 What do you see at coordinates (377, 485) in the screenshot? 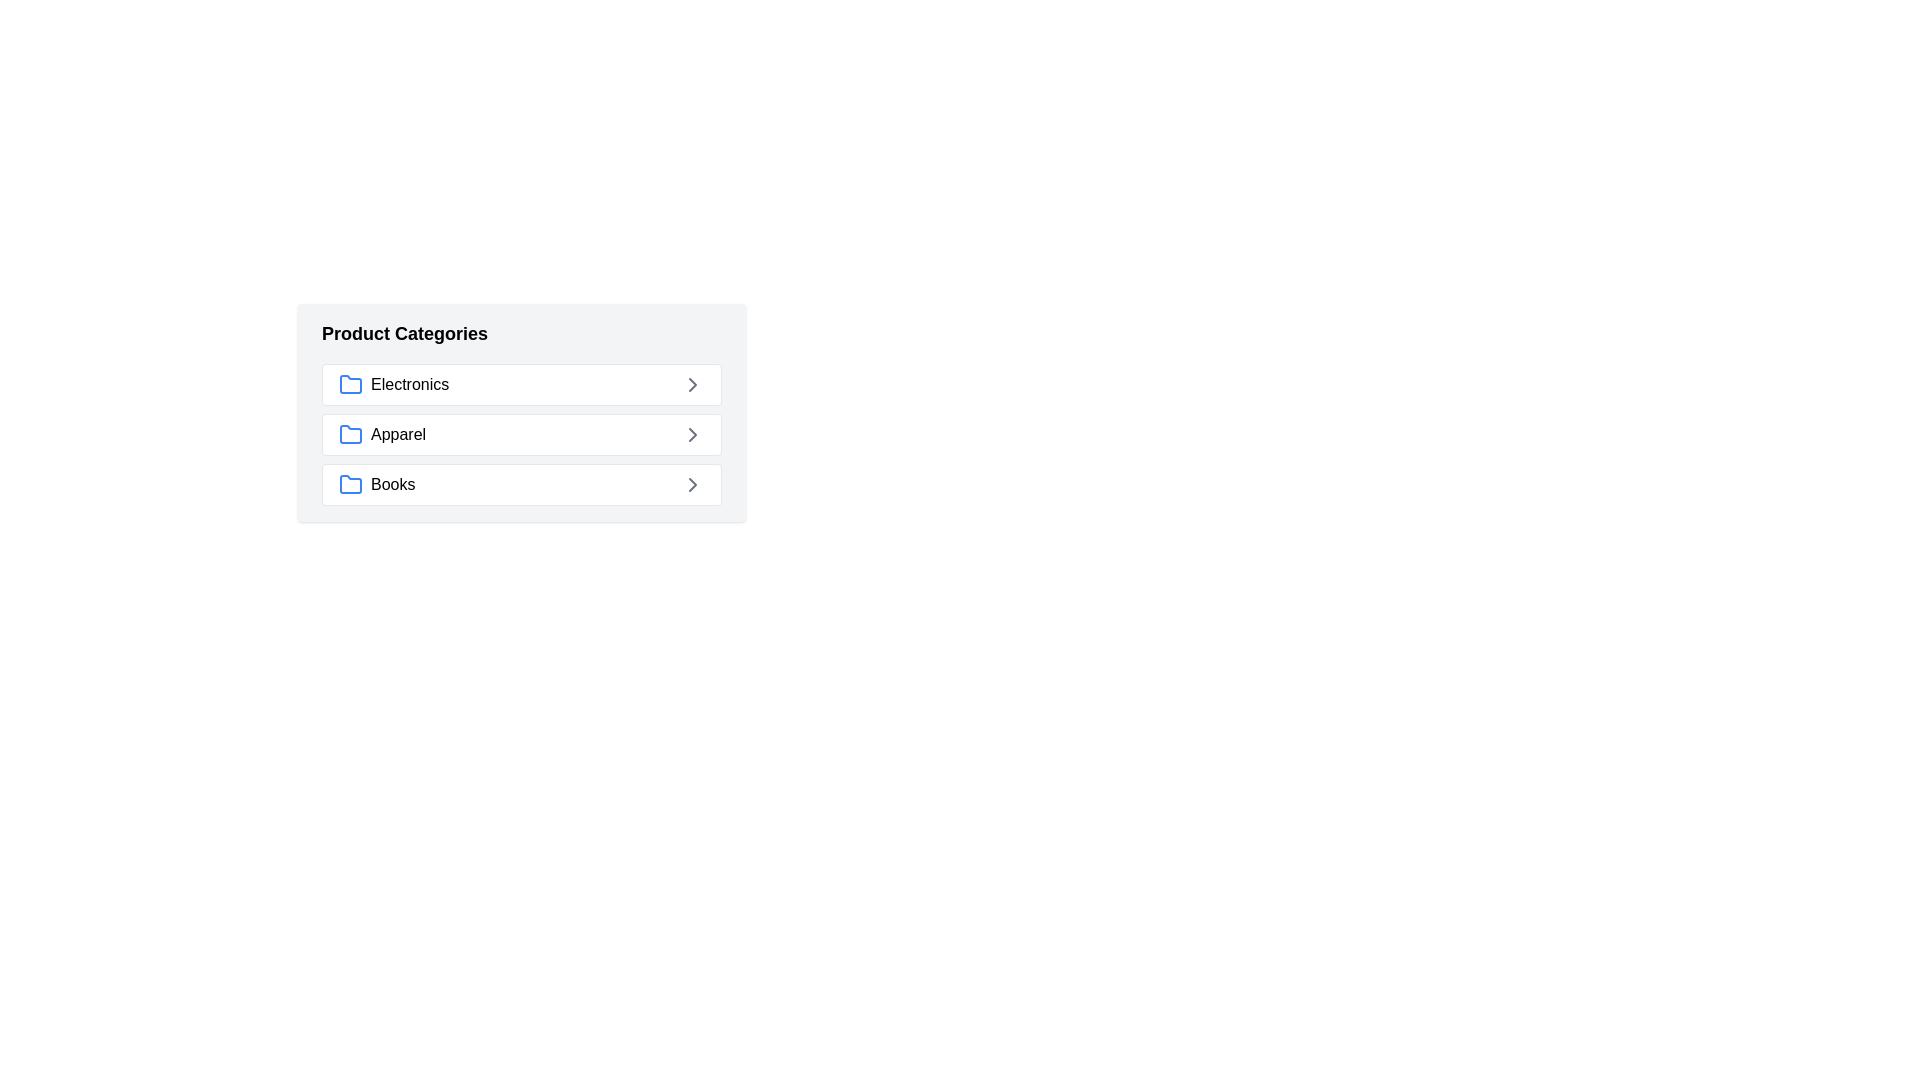
I see `the 'Books' category option in the selectable list` at bounding box center [377, 485].